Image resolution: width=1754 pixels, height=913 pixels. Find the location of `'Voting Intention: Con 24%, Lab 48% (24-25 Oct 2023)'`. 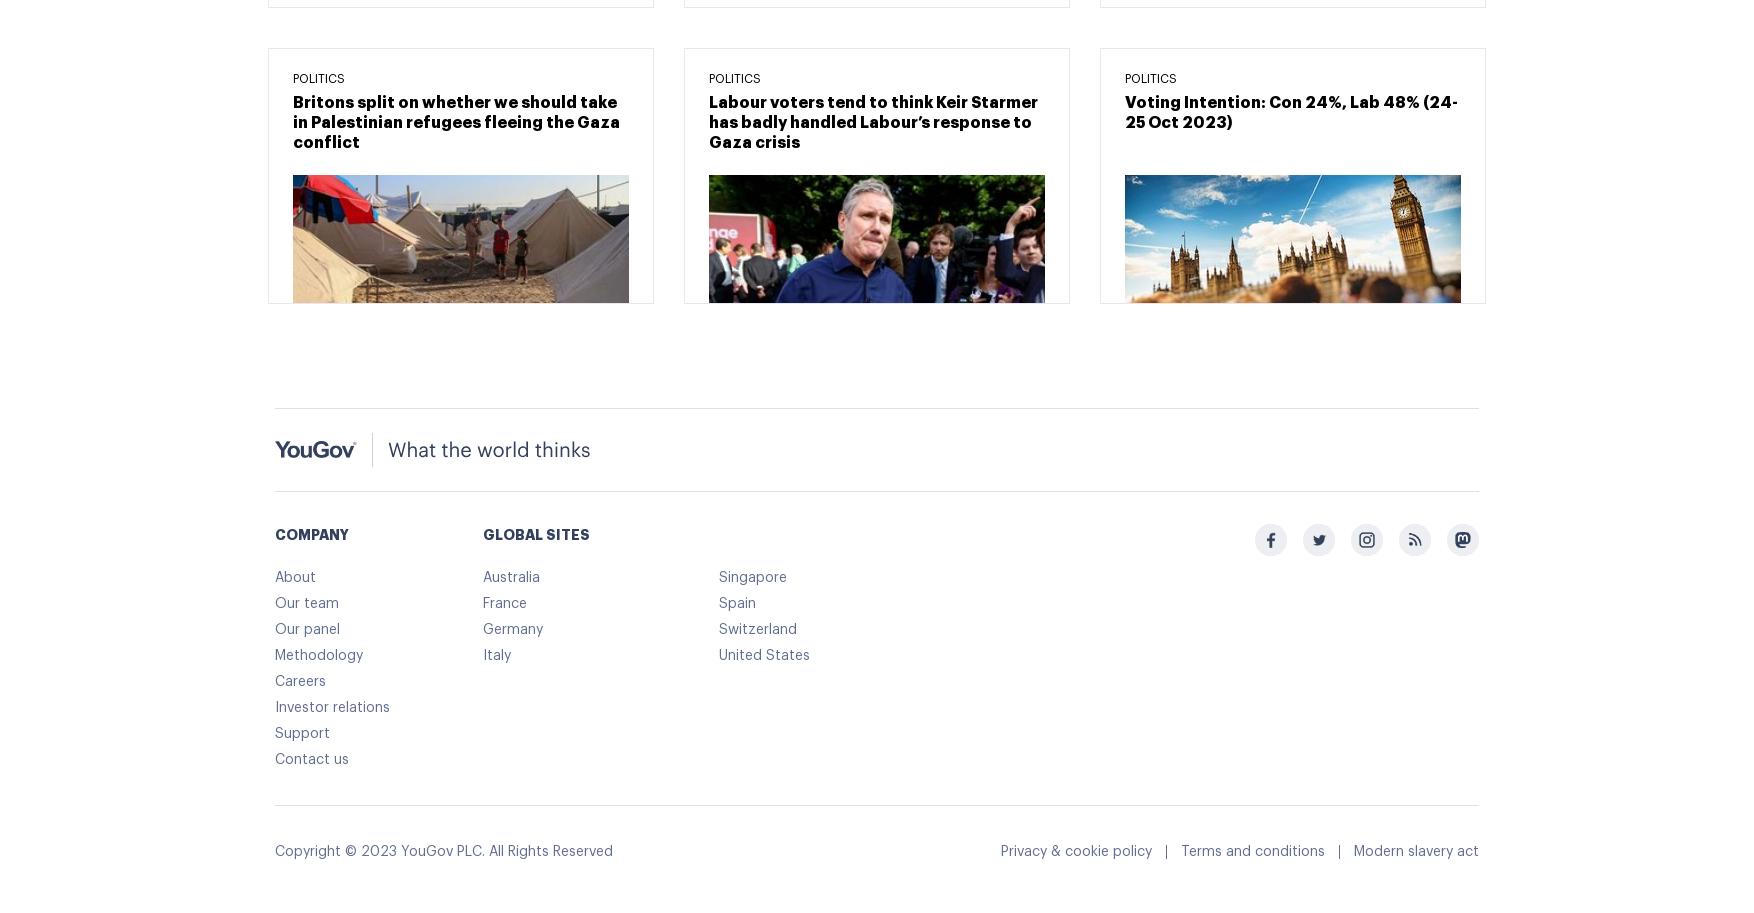

'Voting Intention: Con 24%, Lab 48% (24-25 Oct 2023)' is located at coordinates (1291, 112).